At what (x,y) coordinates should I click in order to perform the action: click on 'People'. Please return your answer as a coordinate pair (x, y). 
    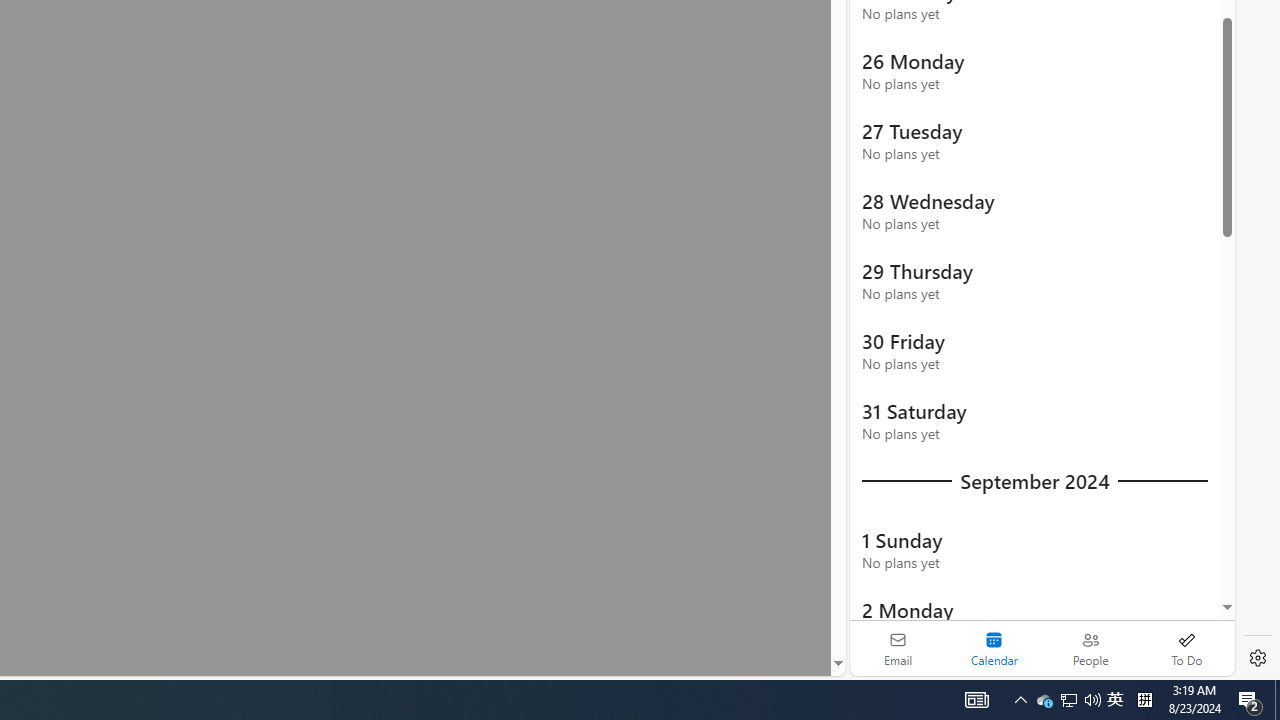
    Looking at the image, I should click on (1089, 648).